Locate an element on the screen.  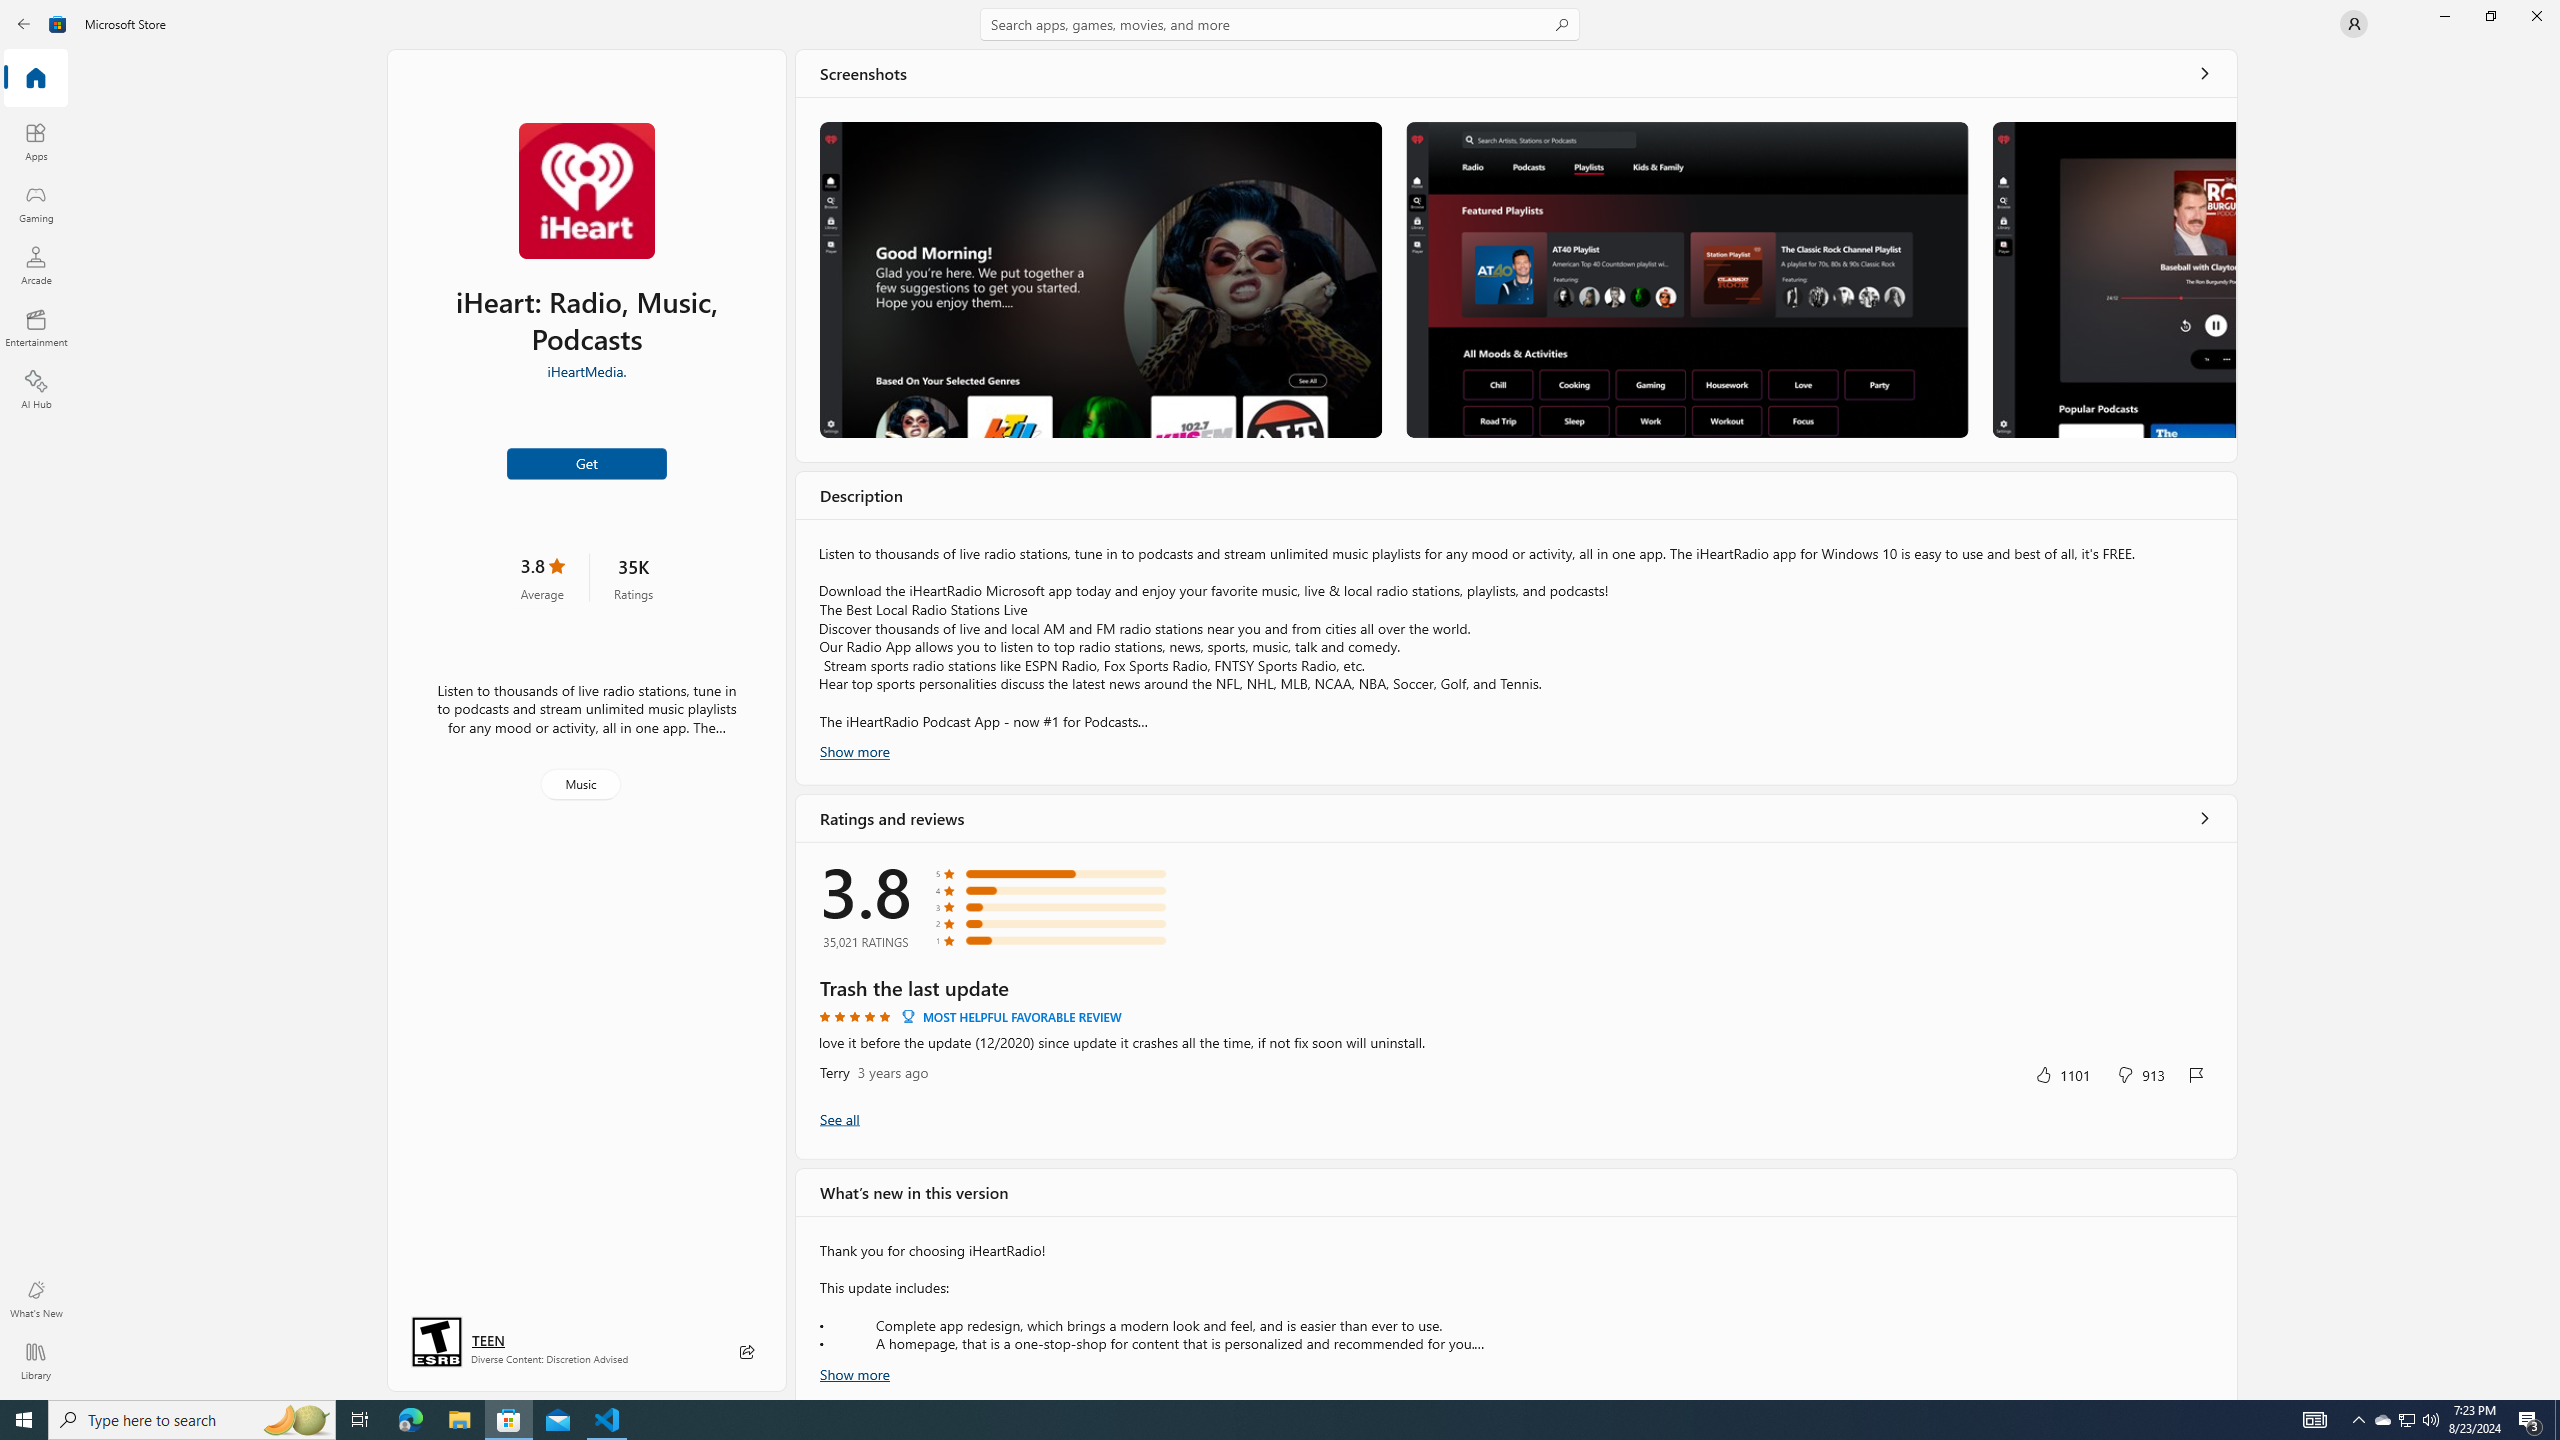
'Search' is located at coordinates (1280, 23).